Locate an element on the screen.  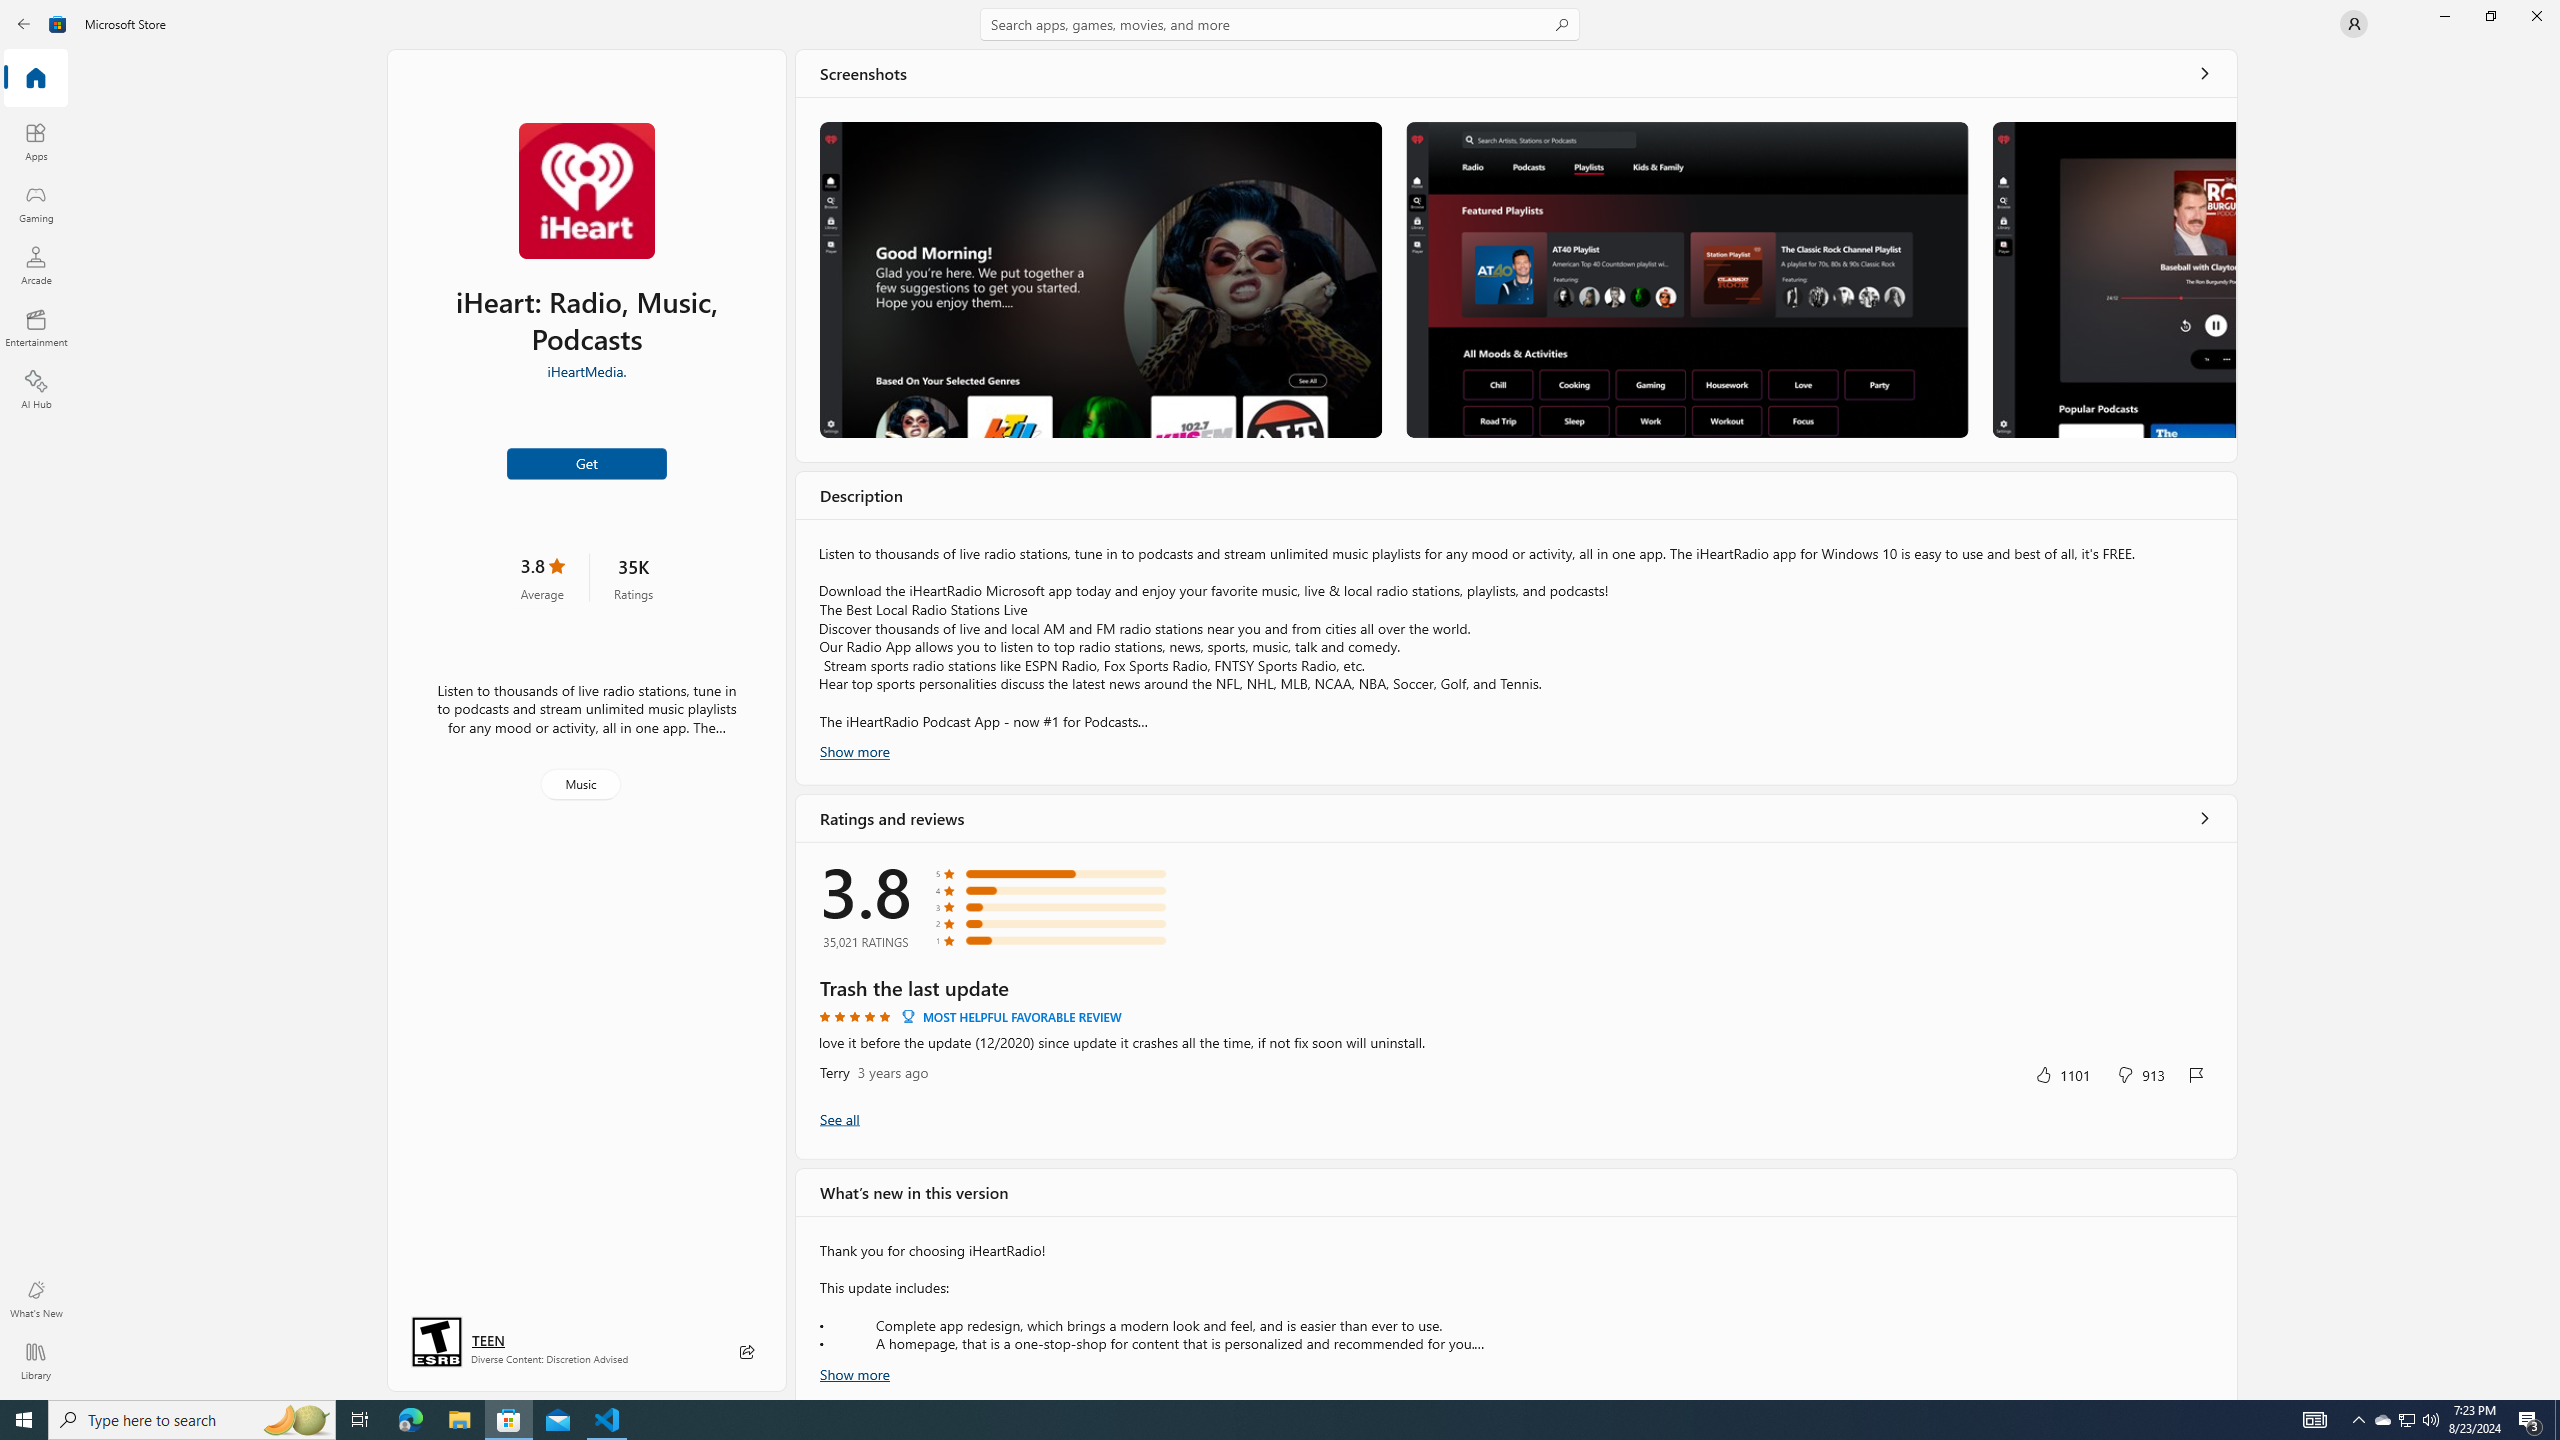
'Search' is located at coordinates (1280, 23).